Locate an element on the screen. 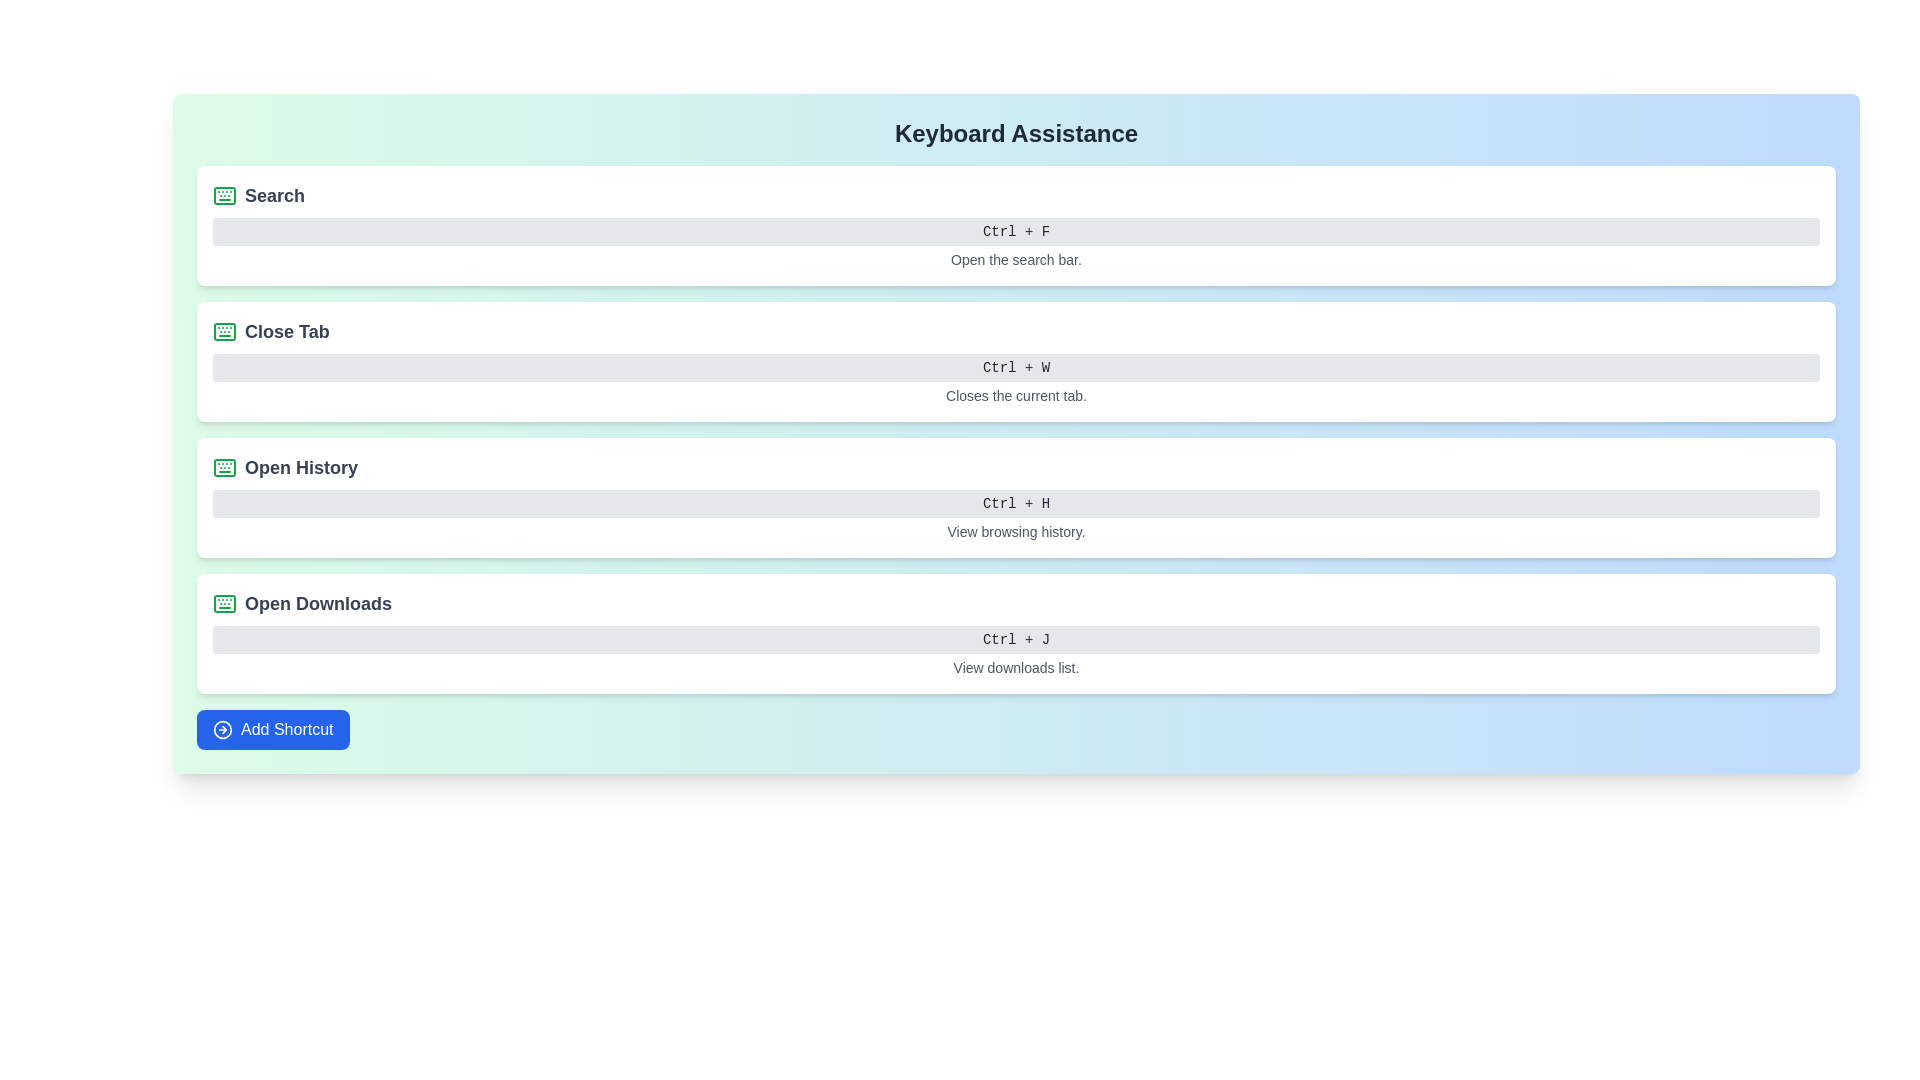  the keyboard icon with a green border that represents the 'Open History' keyboard shortcut, positioned at the leftmost part of the row is located at coordinates (225, 467).